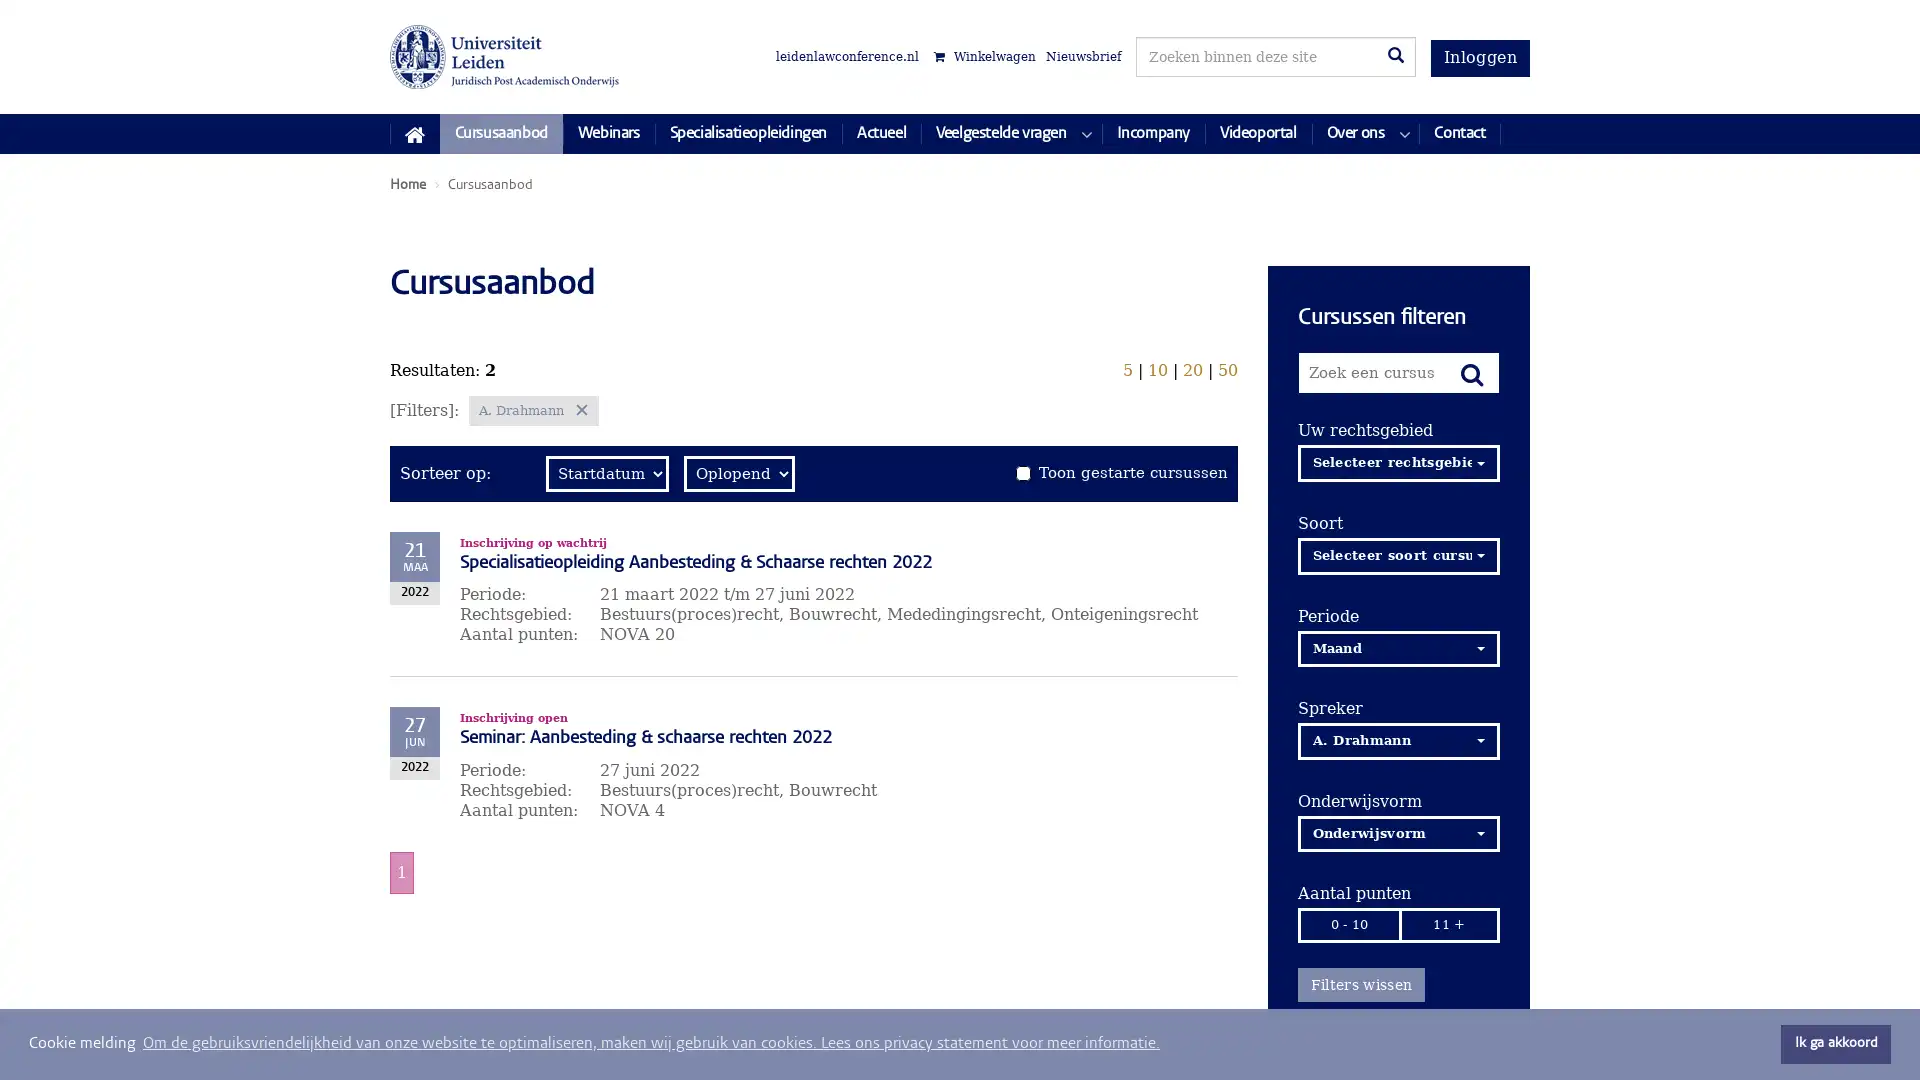 The height and width of the screenshot is (1080, 1920). Describe the element at coordinates (1397, 740) in the screenshot. I see `A. Drahmann` at that location.